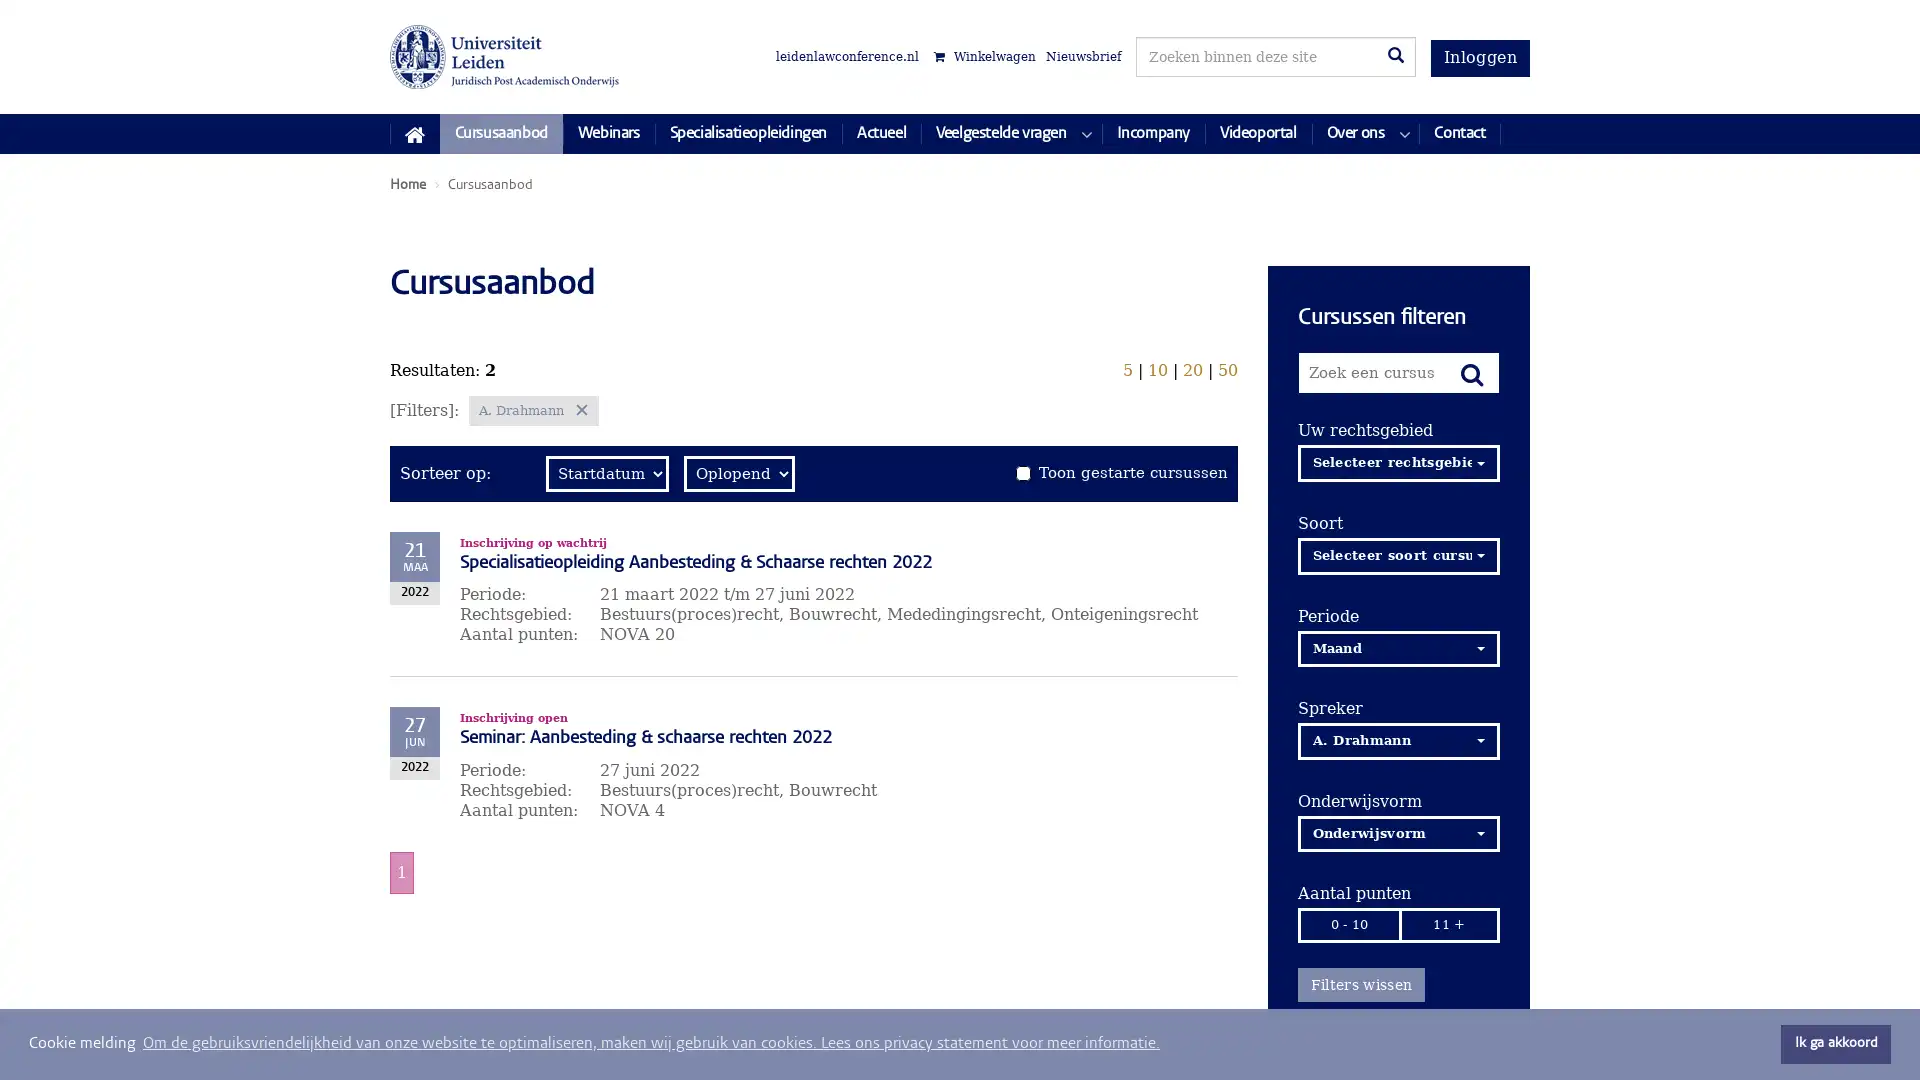 The height and width of the screenshot is (1080, 1920). Describe the element at coordinates (1397, 740) in the screenshot. I see `A. Drahmann` at that location.